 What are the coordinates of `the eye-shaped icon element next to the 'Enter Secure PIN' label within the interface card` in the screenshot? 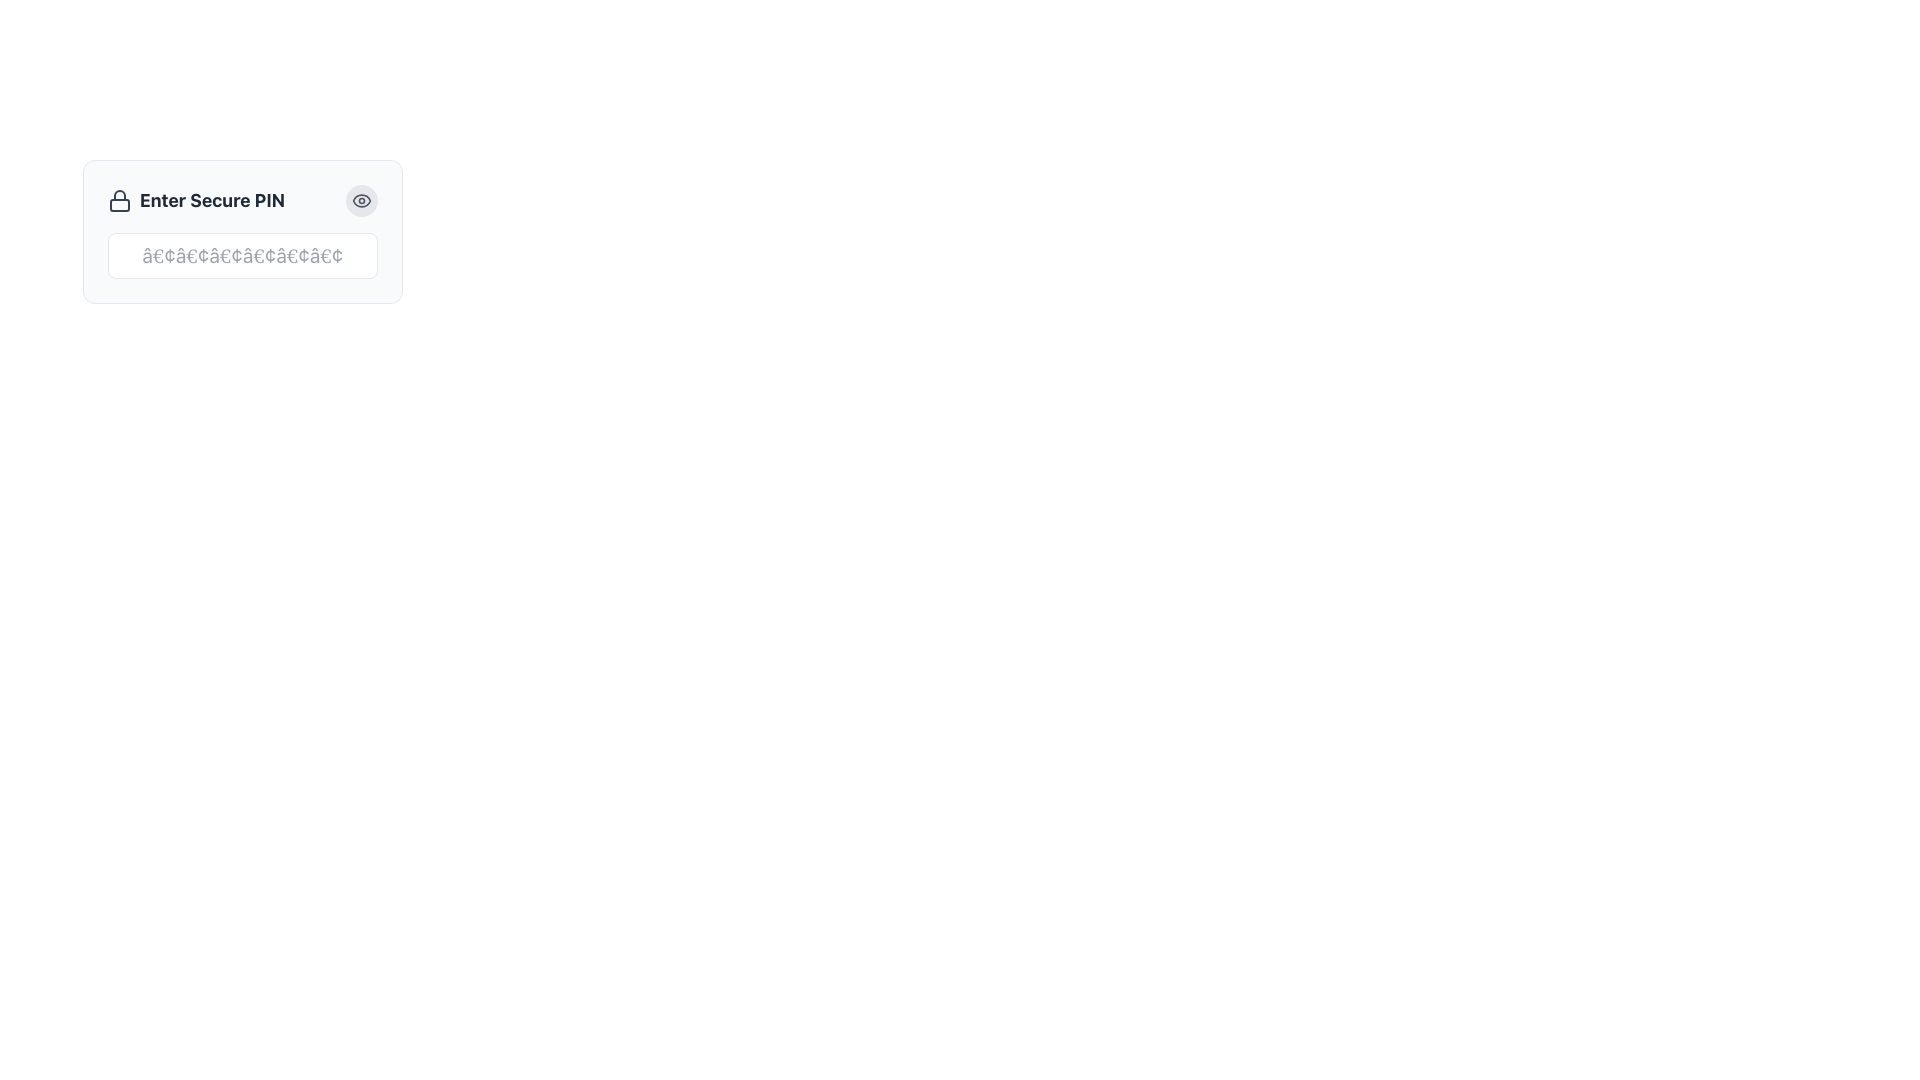 It's located at (361, 200).